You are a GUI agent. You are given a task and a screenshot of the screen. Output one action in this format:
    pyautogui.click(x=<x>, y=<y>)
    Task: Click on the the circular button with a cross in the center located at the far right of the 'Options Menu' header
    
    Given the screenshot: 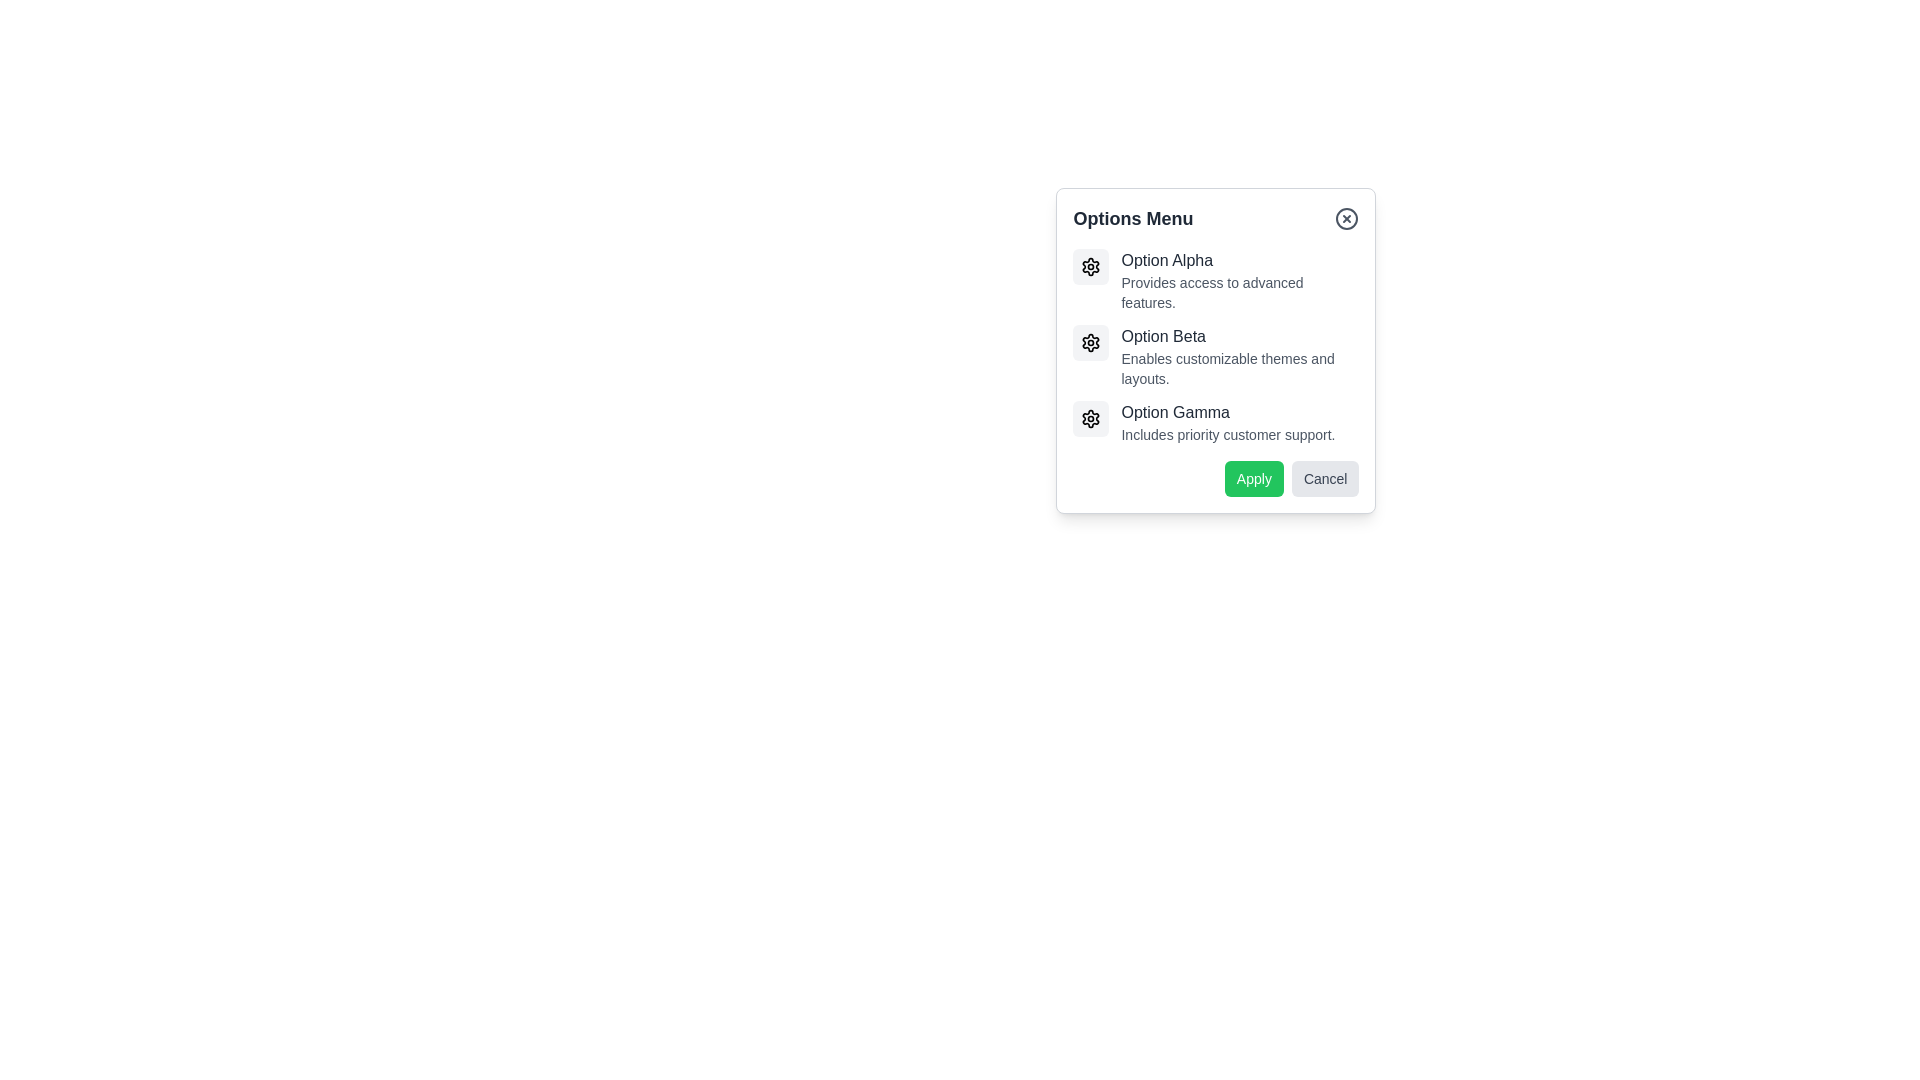 What is the action you would take?
    pyautogui.click(x=1347, y=219)
    